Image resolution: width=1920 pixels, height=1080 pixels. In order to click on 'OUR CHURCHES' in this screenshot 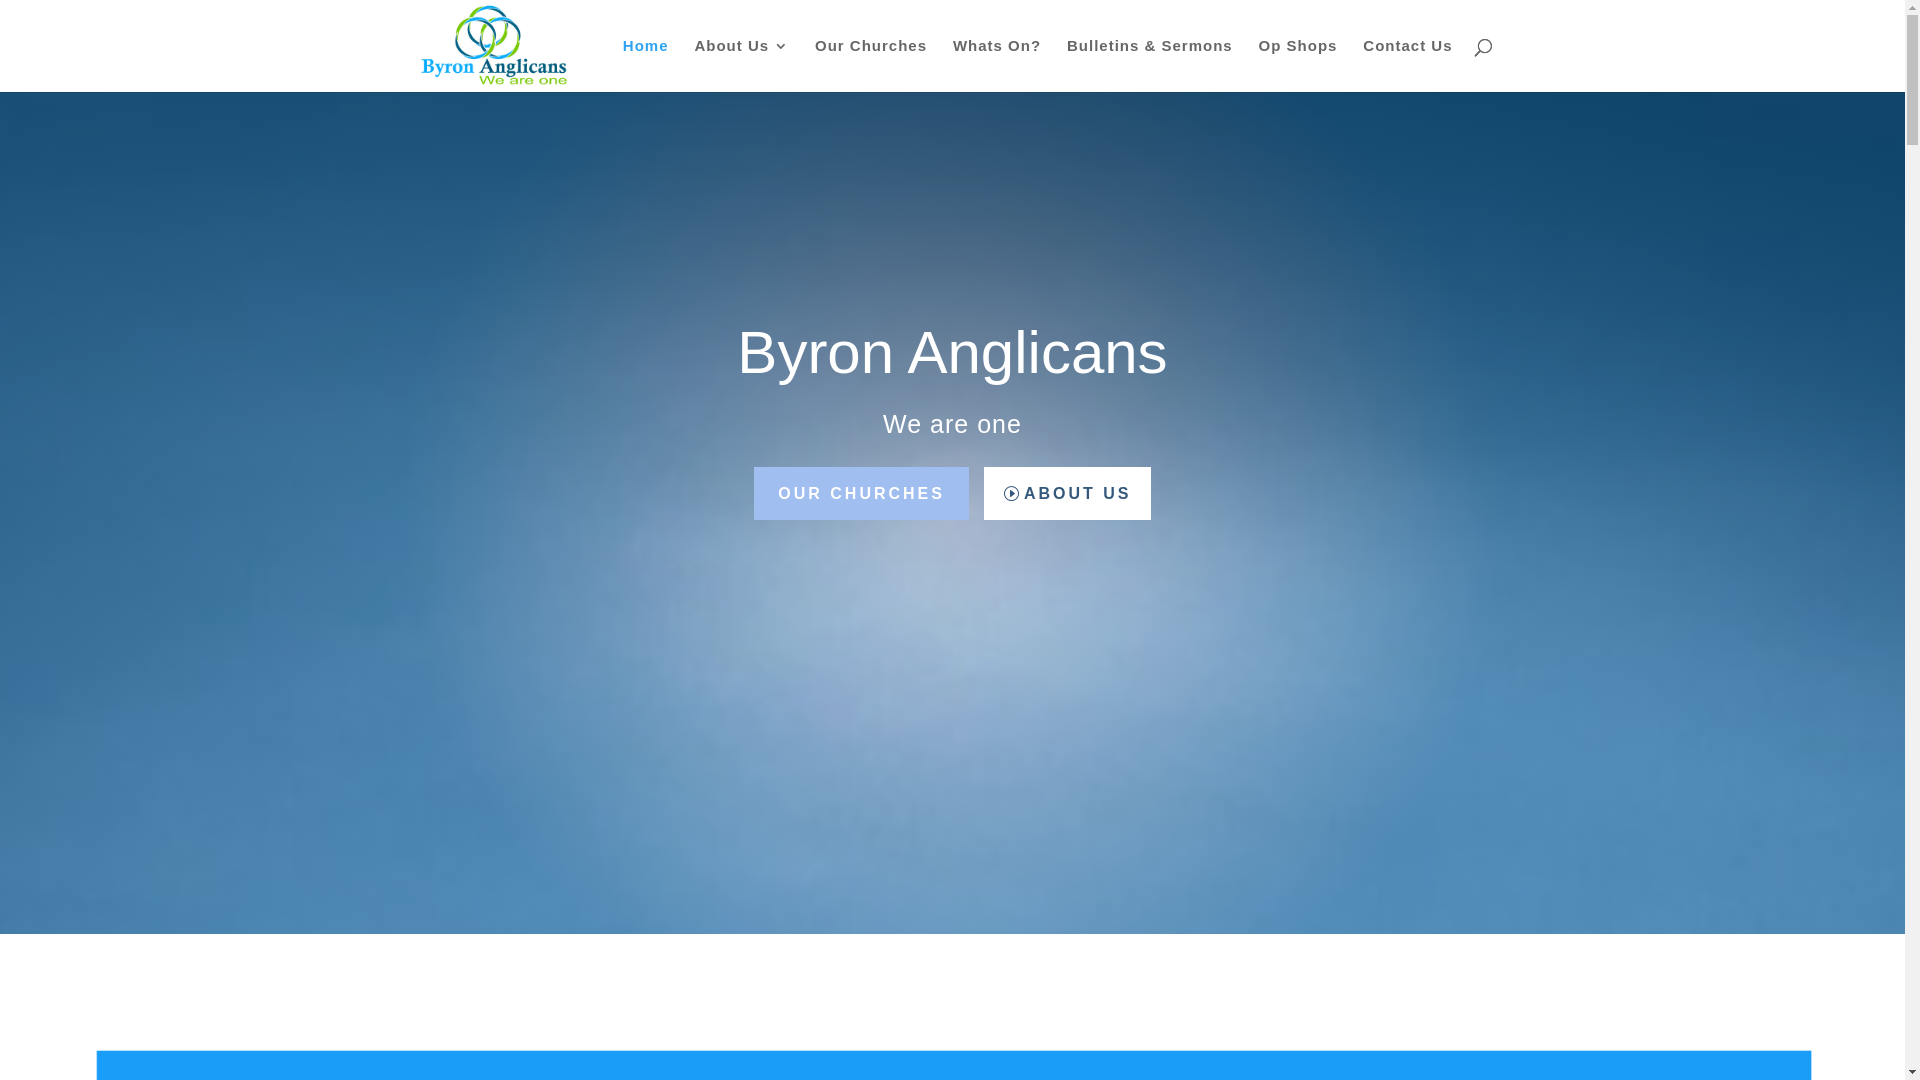, I will do `click(752, 493)`.